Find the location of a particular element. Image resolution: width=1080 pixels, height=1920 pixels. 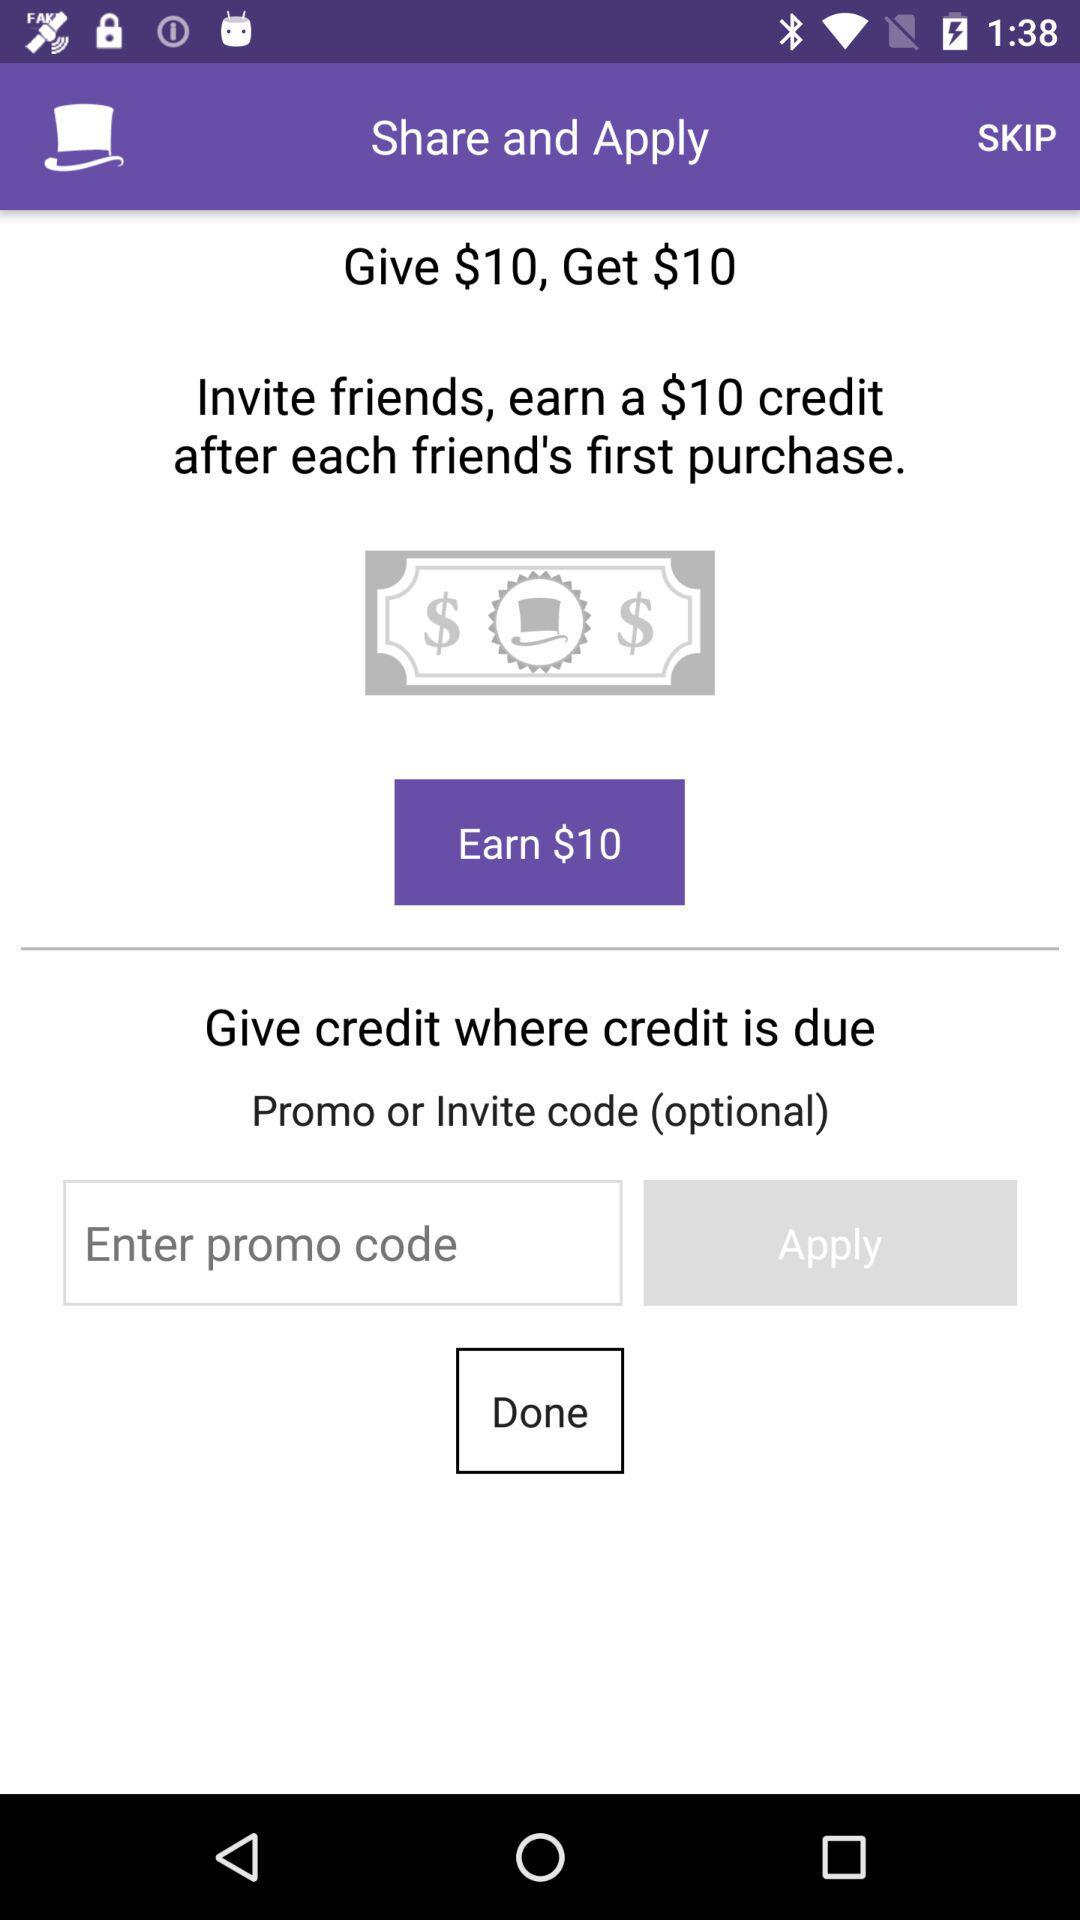

promo code is located at coordinates (341, 1241).